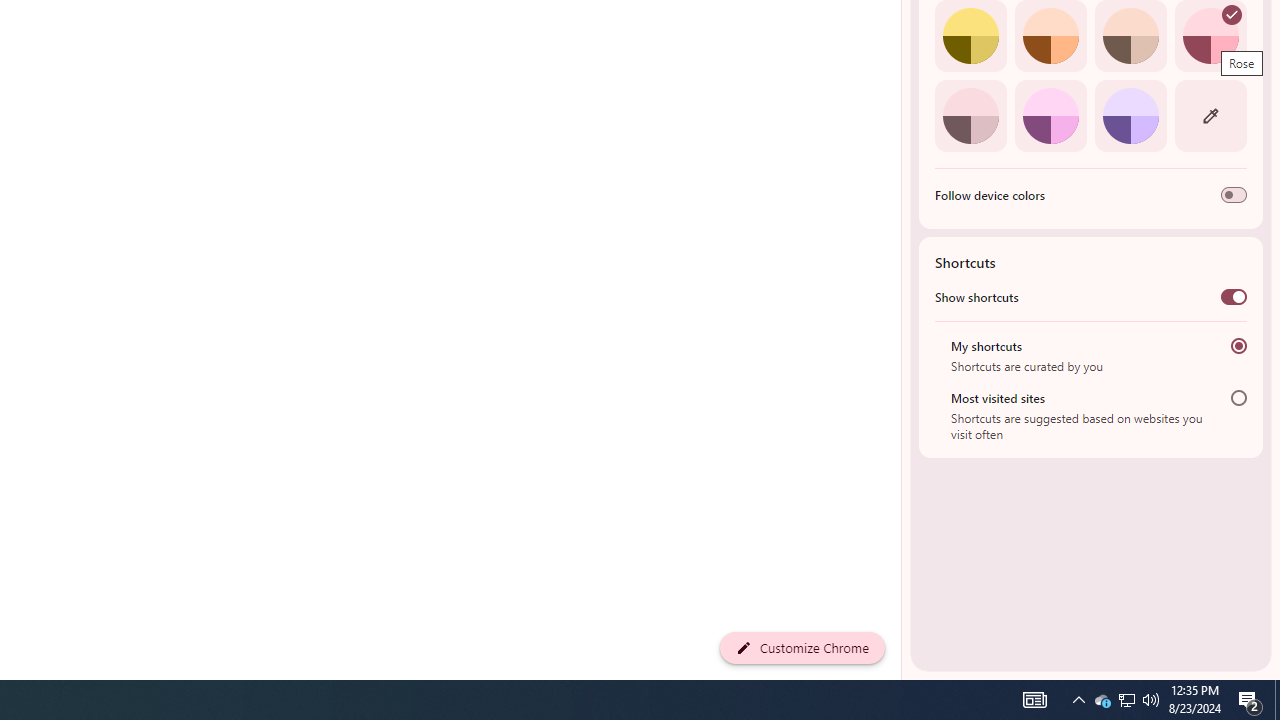 Image resolution: width=1280 pixels, height=720 pixels. Describe the element at coordinates (970, 36) in the screenshot. I see `'Citron'` at that location.